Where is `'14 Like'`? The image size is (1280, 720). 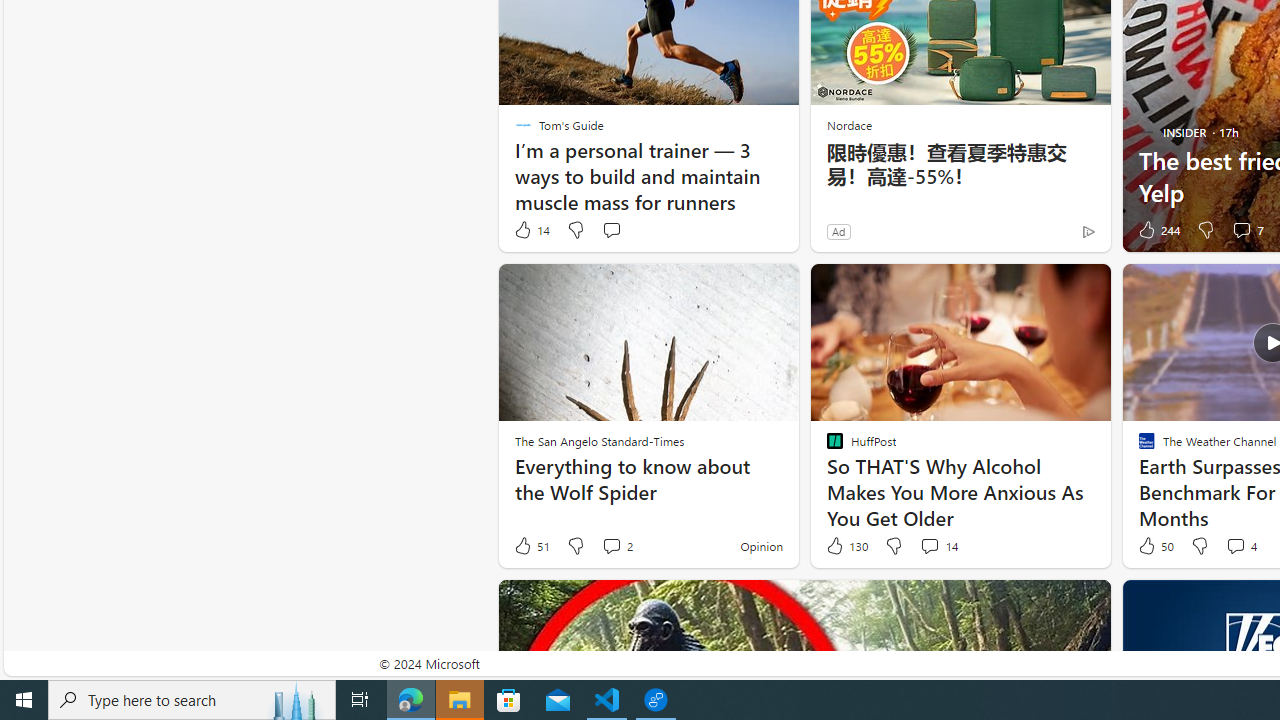
'14 Like' is located at coordinates (531, 229).